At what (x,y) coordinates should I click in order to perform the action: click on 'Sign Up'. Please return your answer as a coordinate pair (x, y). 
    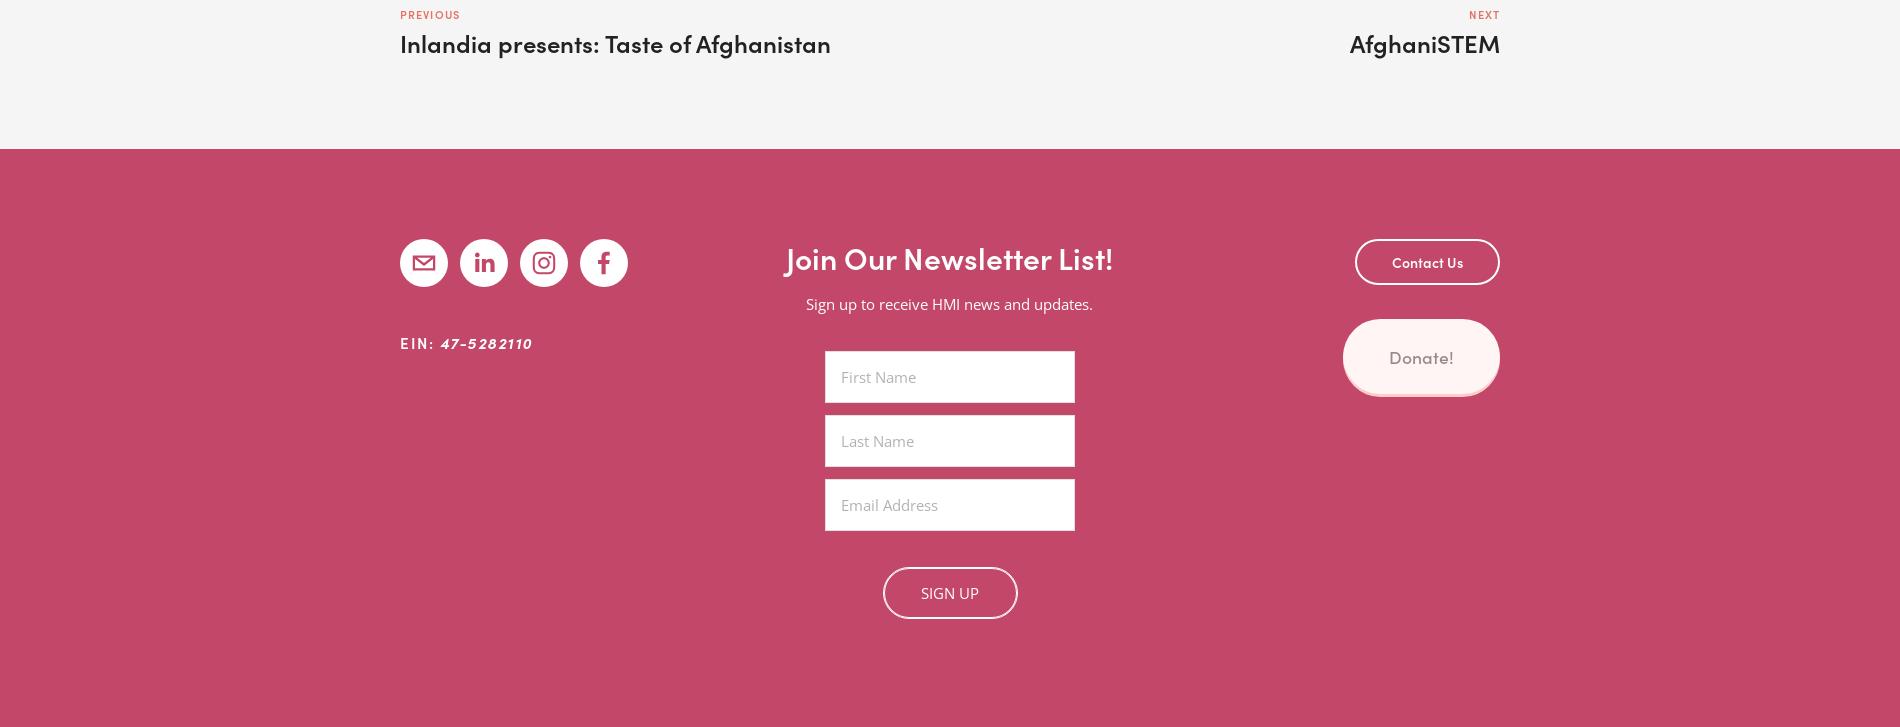
    Looking at the image, I should click on (919, 592).